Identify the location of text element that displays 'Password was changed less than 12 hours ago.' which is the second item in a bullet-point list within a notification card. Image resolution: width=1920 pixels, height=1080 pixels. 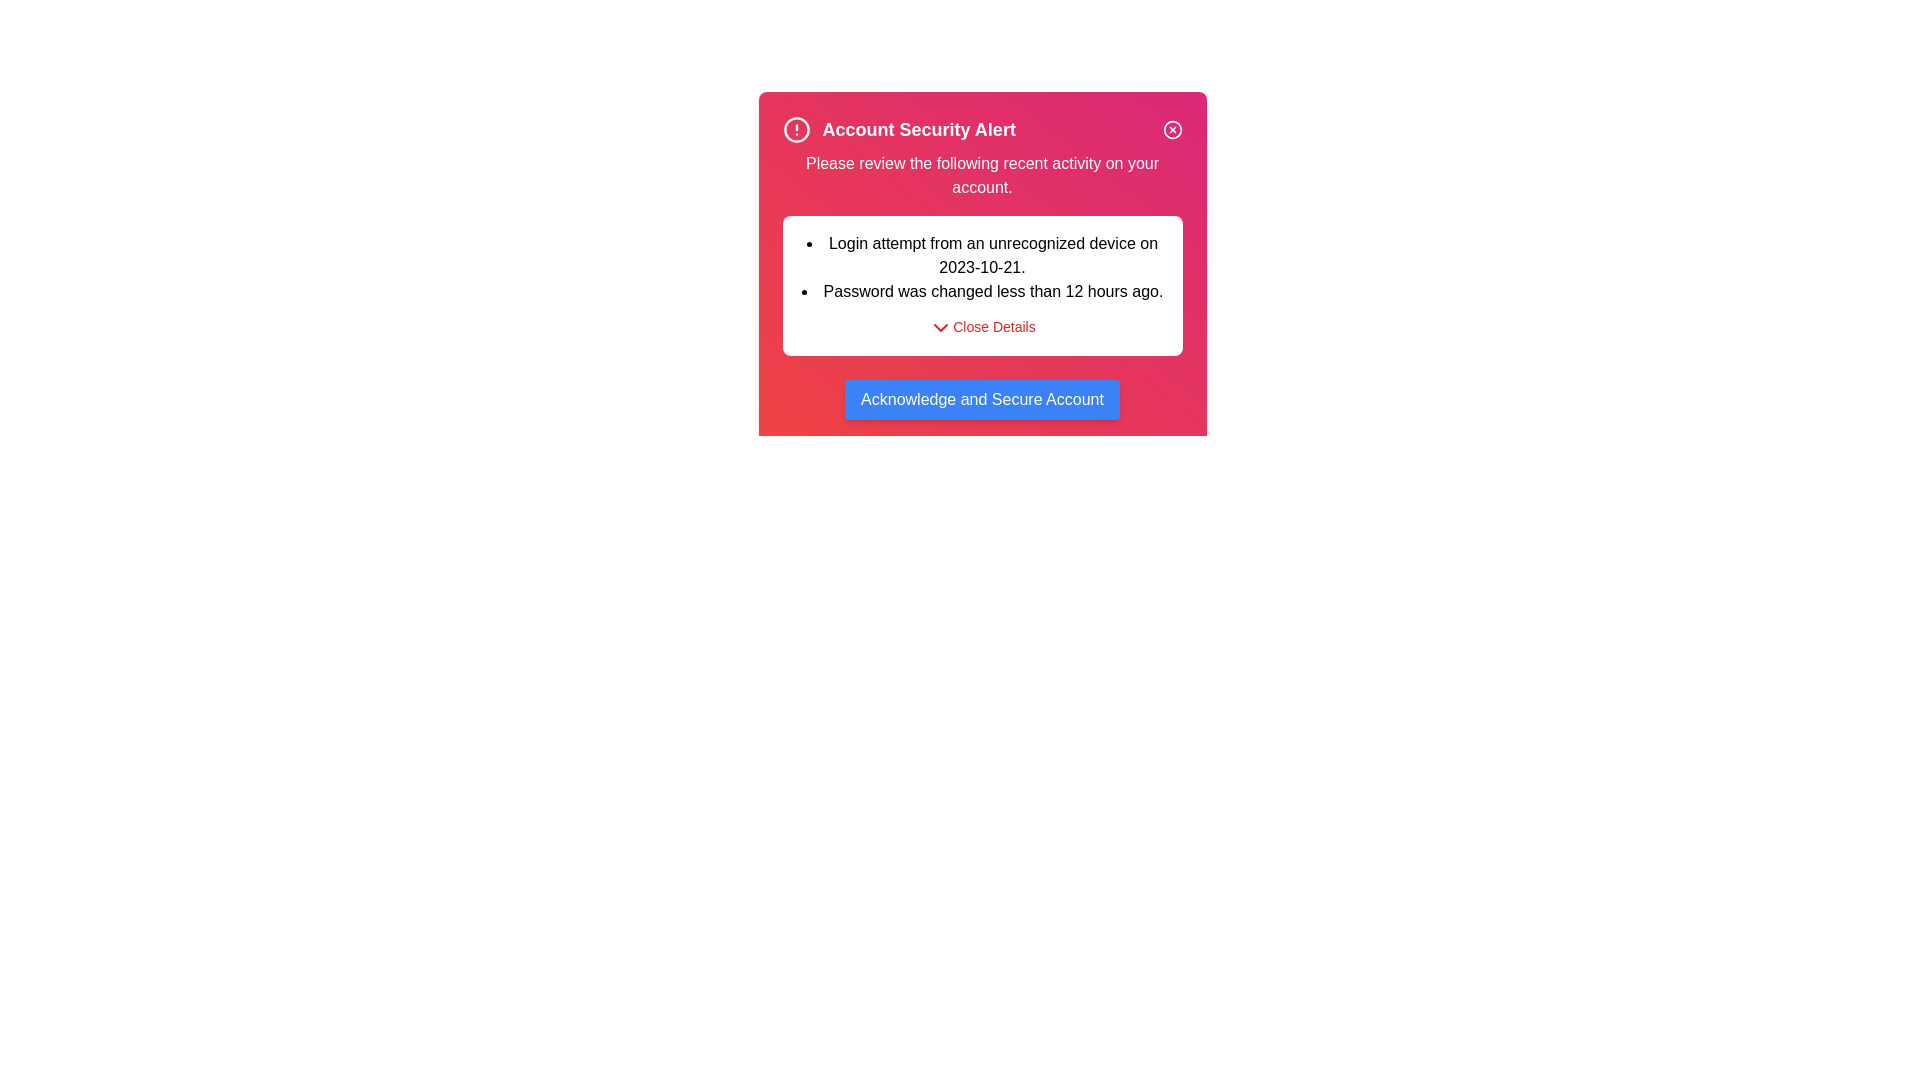
(982, 292).